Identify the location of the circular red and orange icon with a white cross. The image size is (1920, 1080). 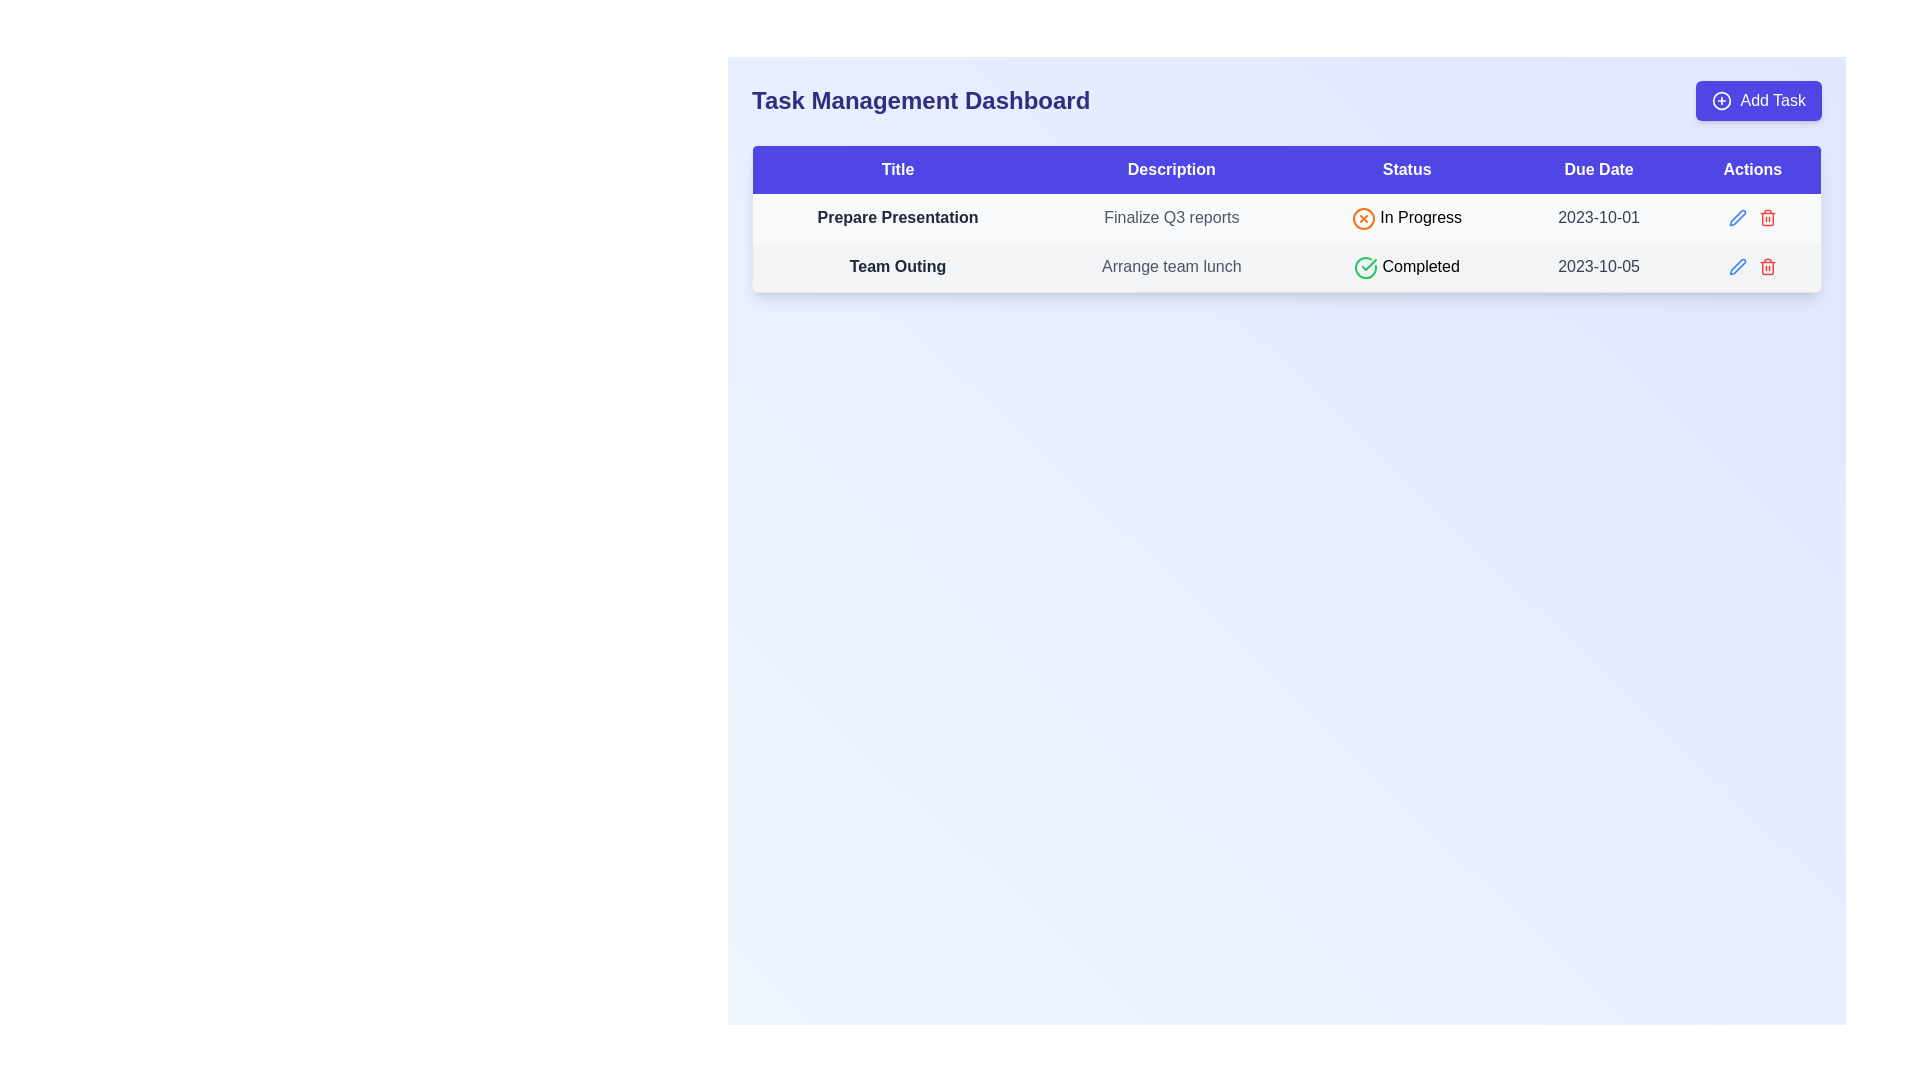
(1363, 218).